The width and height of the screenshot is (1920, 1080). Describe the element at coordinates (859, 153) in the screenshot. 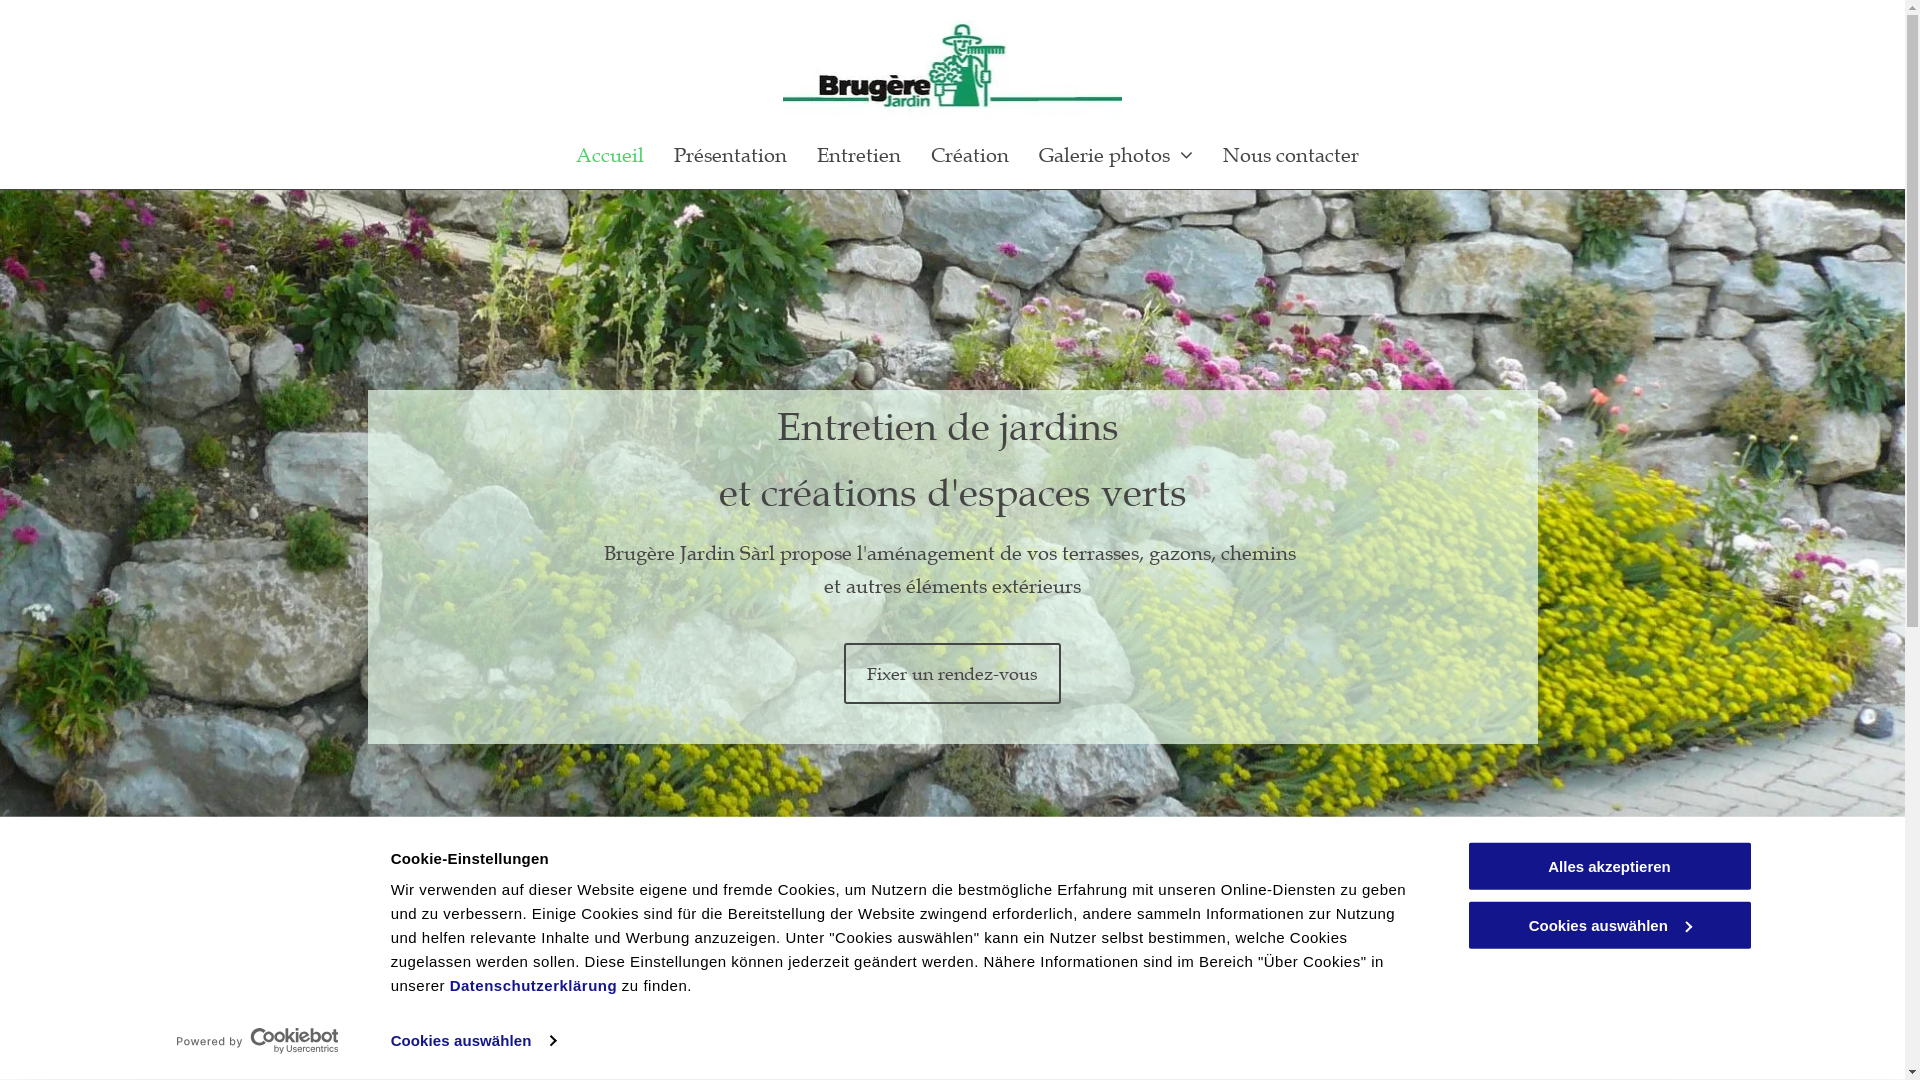

I see `'Entretien'` at that location.